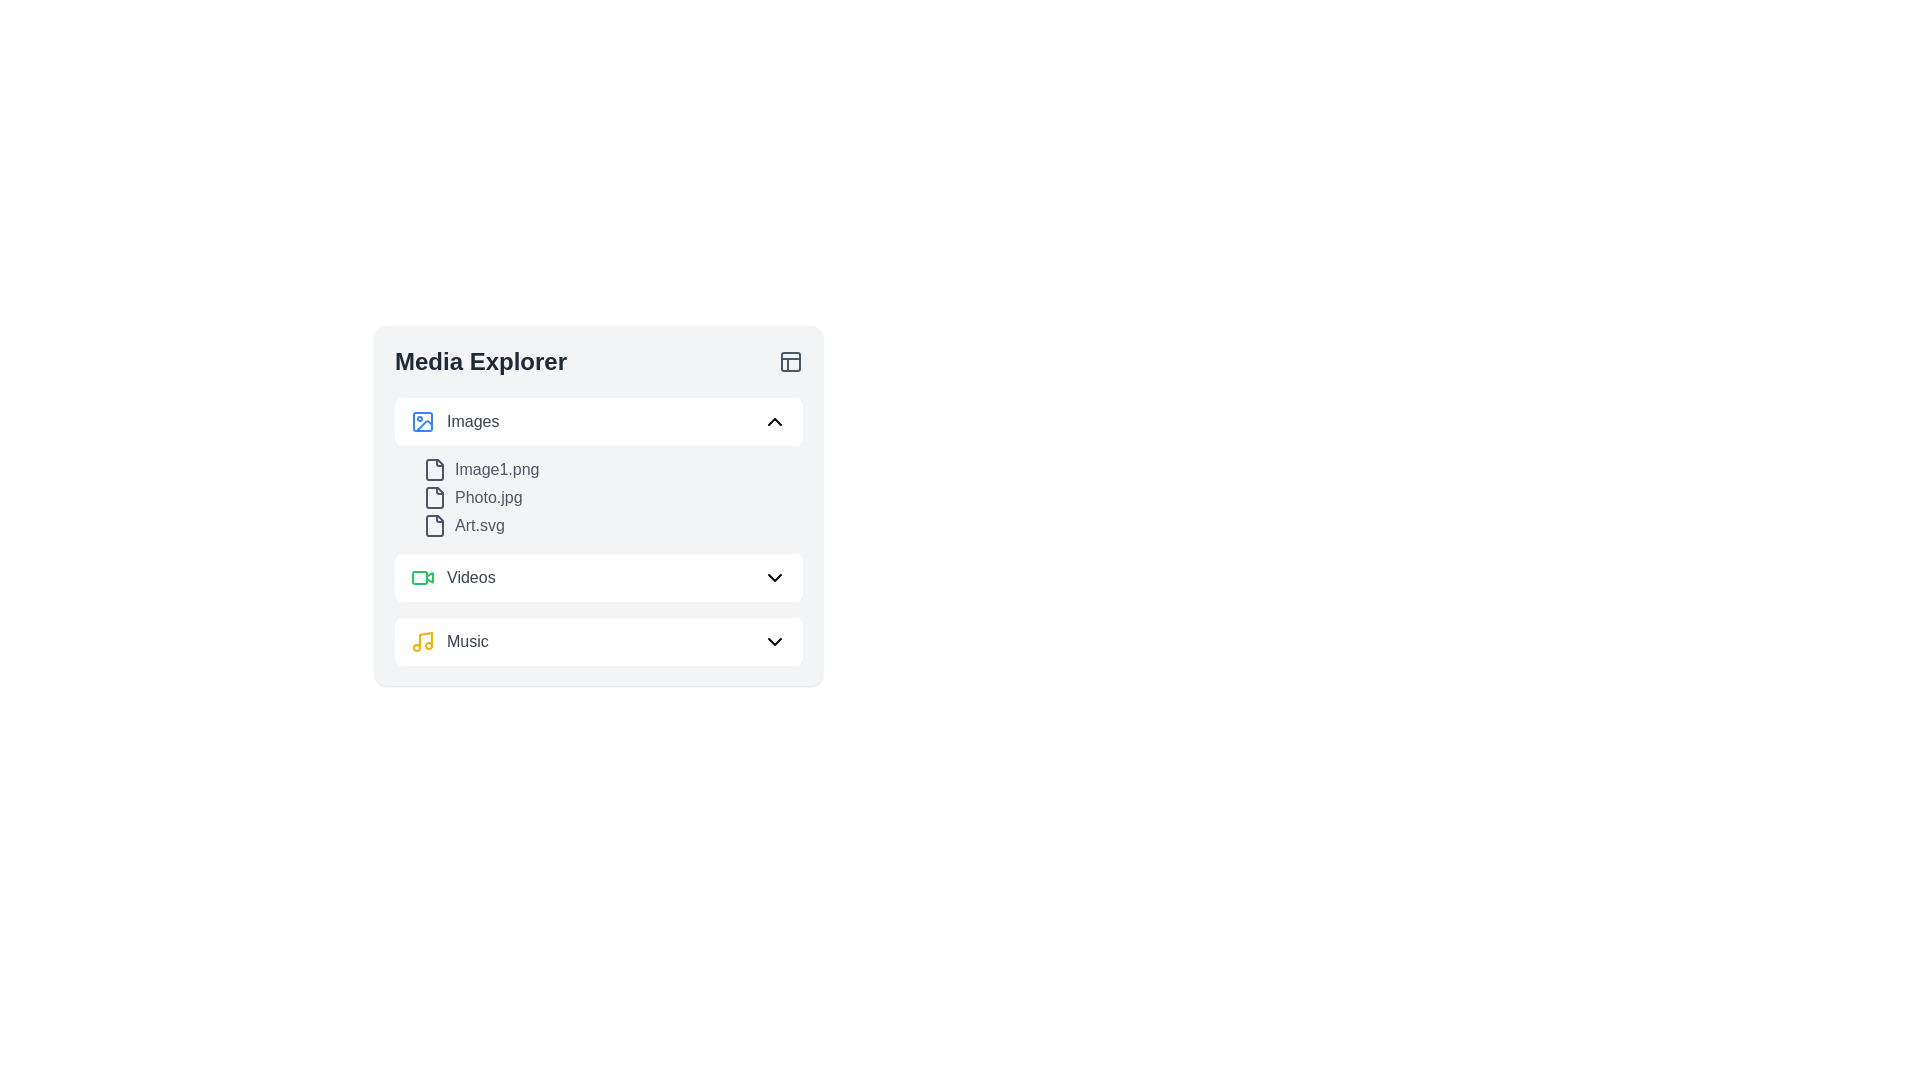  Describe the element at coordinates (612, 496) in the screenshot. I see `the File entry labeled 'Photo.jpg' which is the second item in the 'Images' category list` at that location.